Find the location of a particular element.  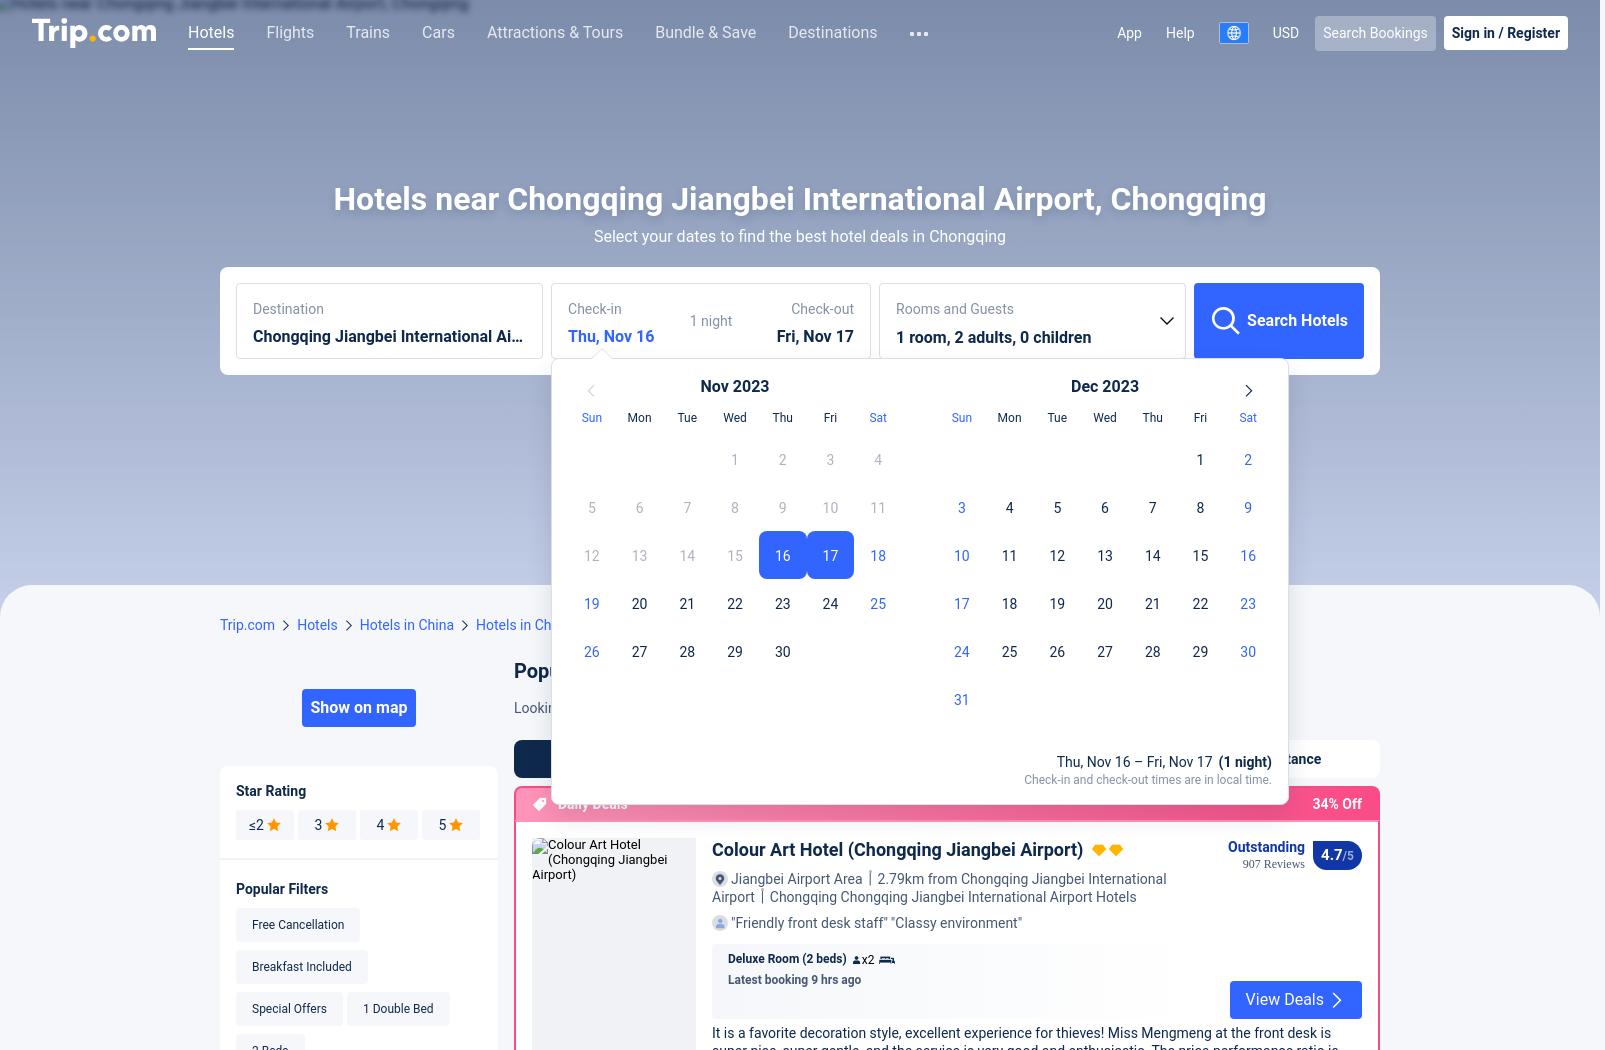

'Register' is located at coordinates (1505, 32).